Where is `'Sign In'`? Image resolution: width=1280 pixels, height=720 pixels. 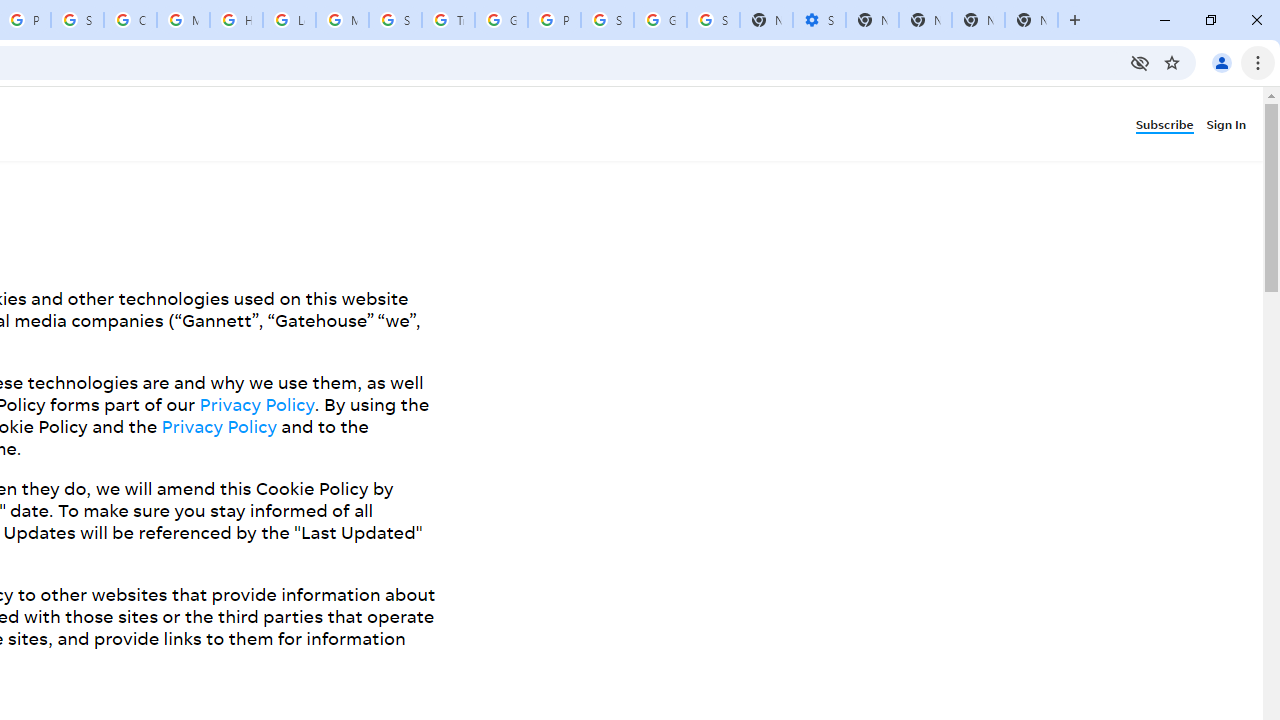
'Sign In' is located at coordinates (1229, 123).